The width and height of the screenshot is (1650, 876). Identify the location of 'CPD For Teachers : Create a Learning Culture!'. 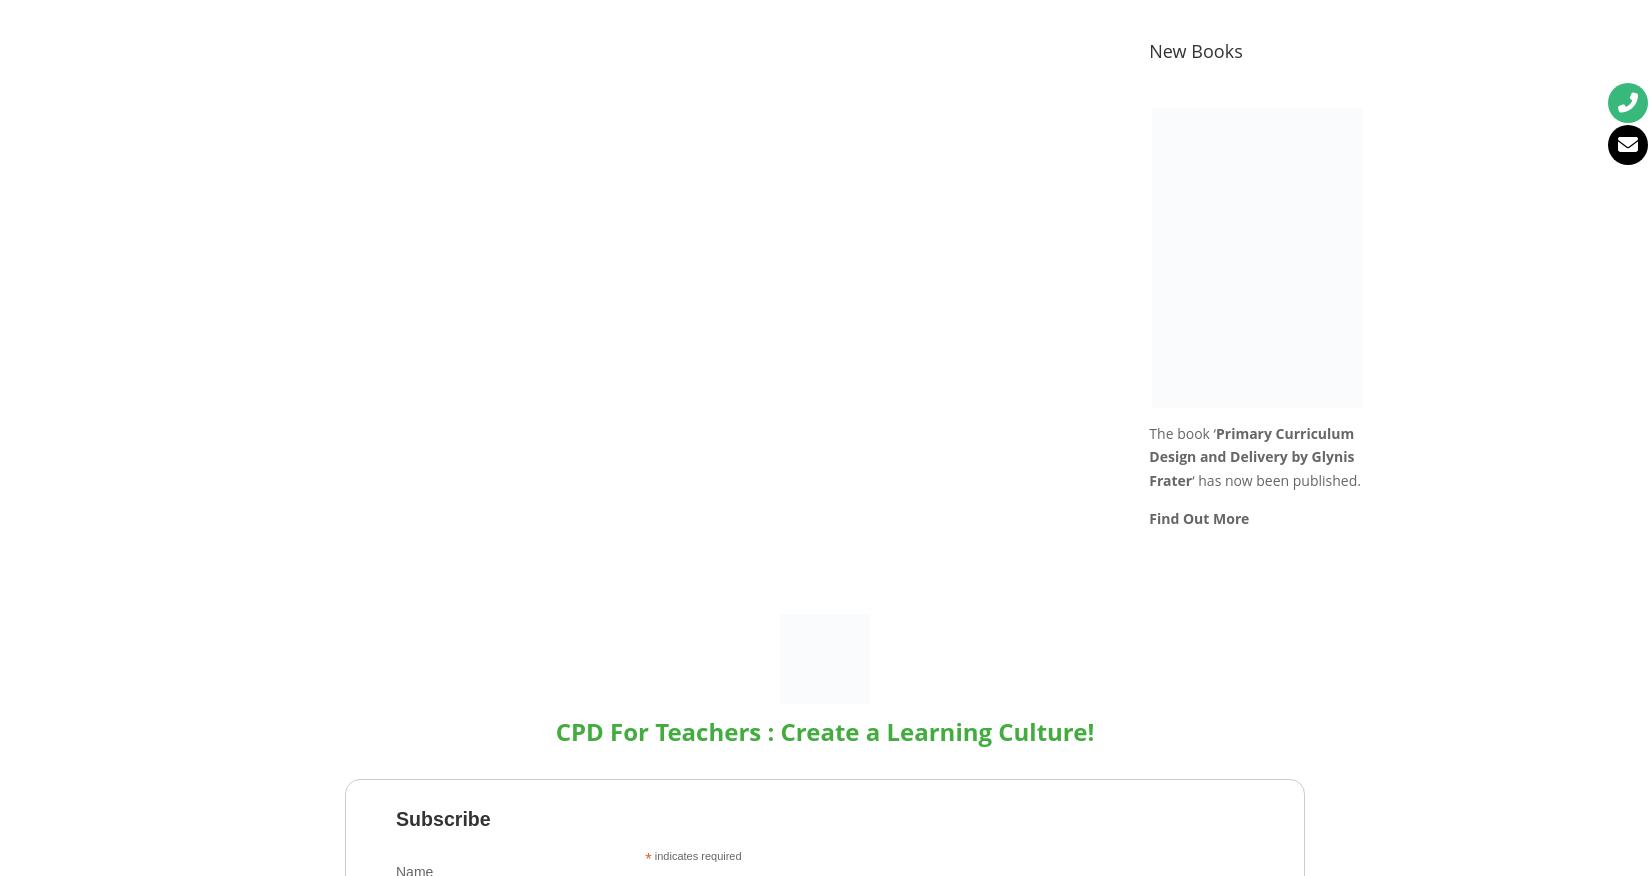
(823, 730).